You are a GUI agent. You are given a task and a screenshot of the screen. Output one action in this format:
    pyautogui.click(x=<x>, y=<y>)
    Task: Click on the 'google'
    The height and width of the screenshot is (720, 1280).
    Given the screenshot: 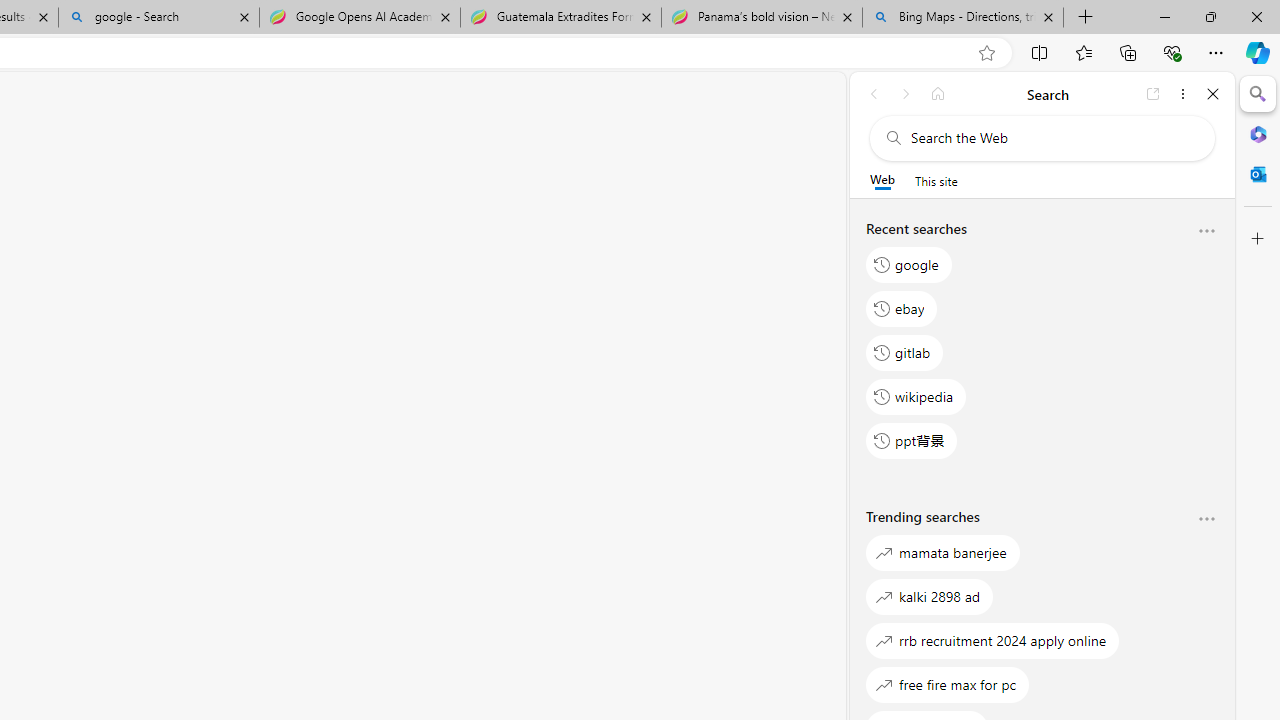 What is the action you would take?
    pyautogui.click(x=908, y=263)
    